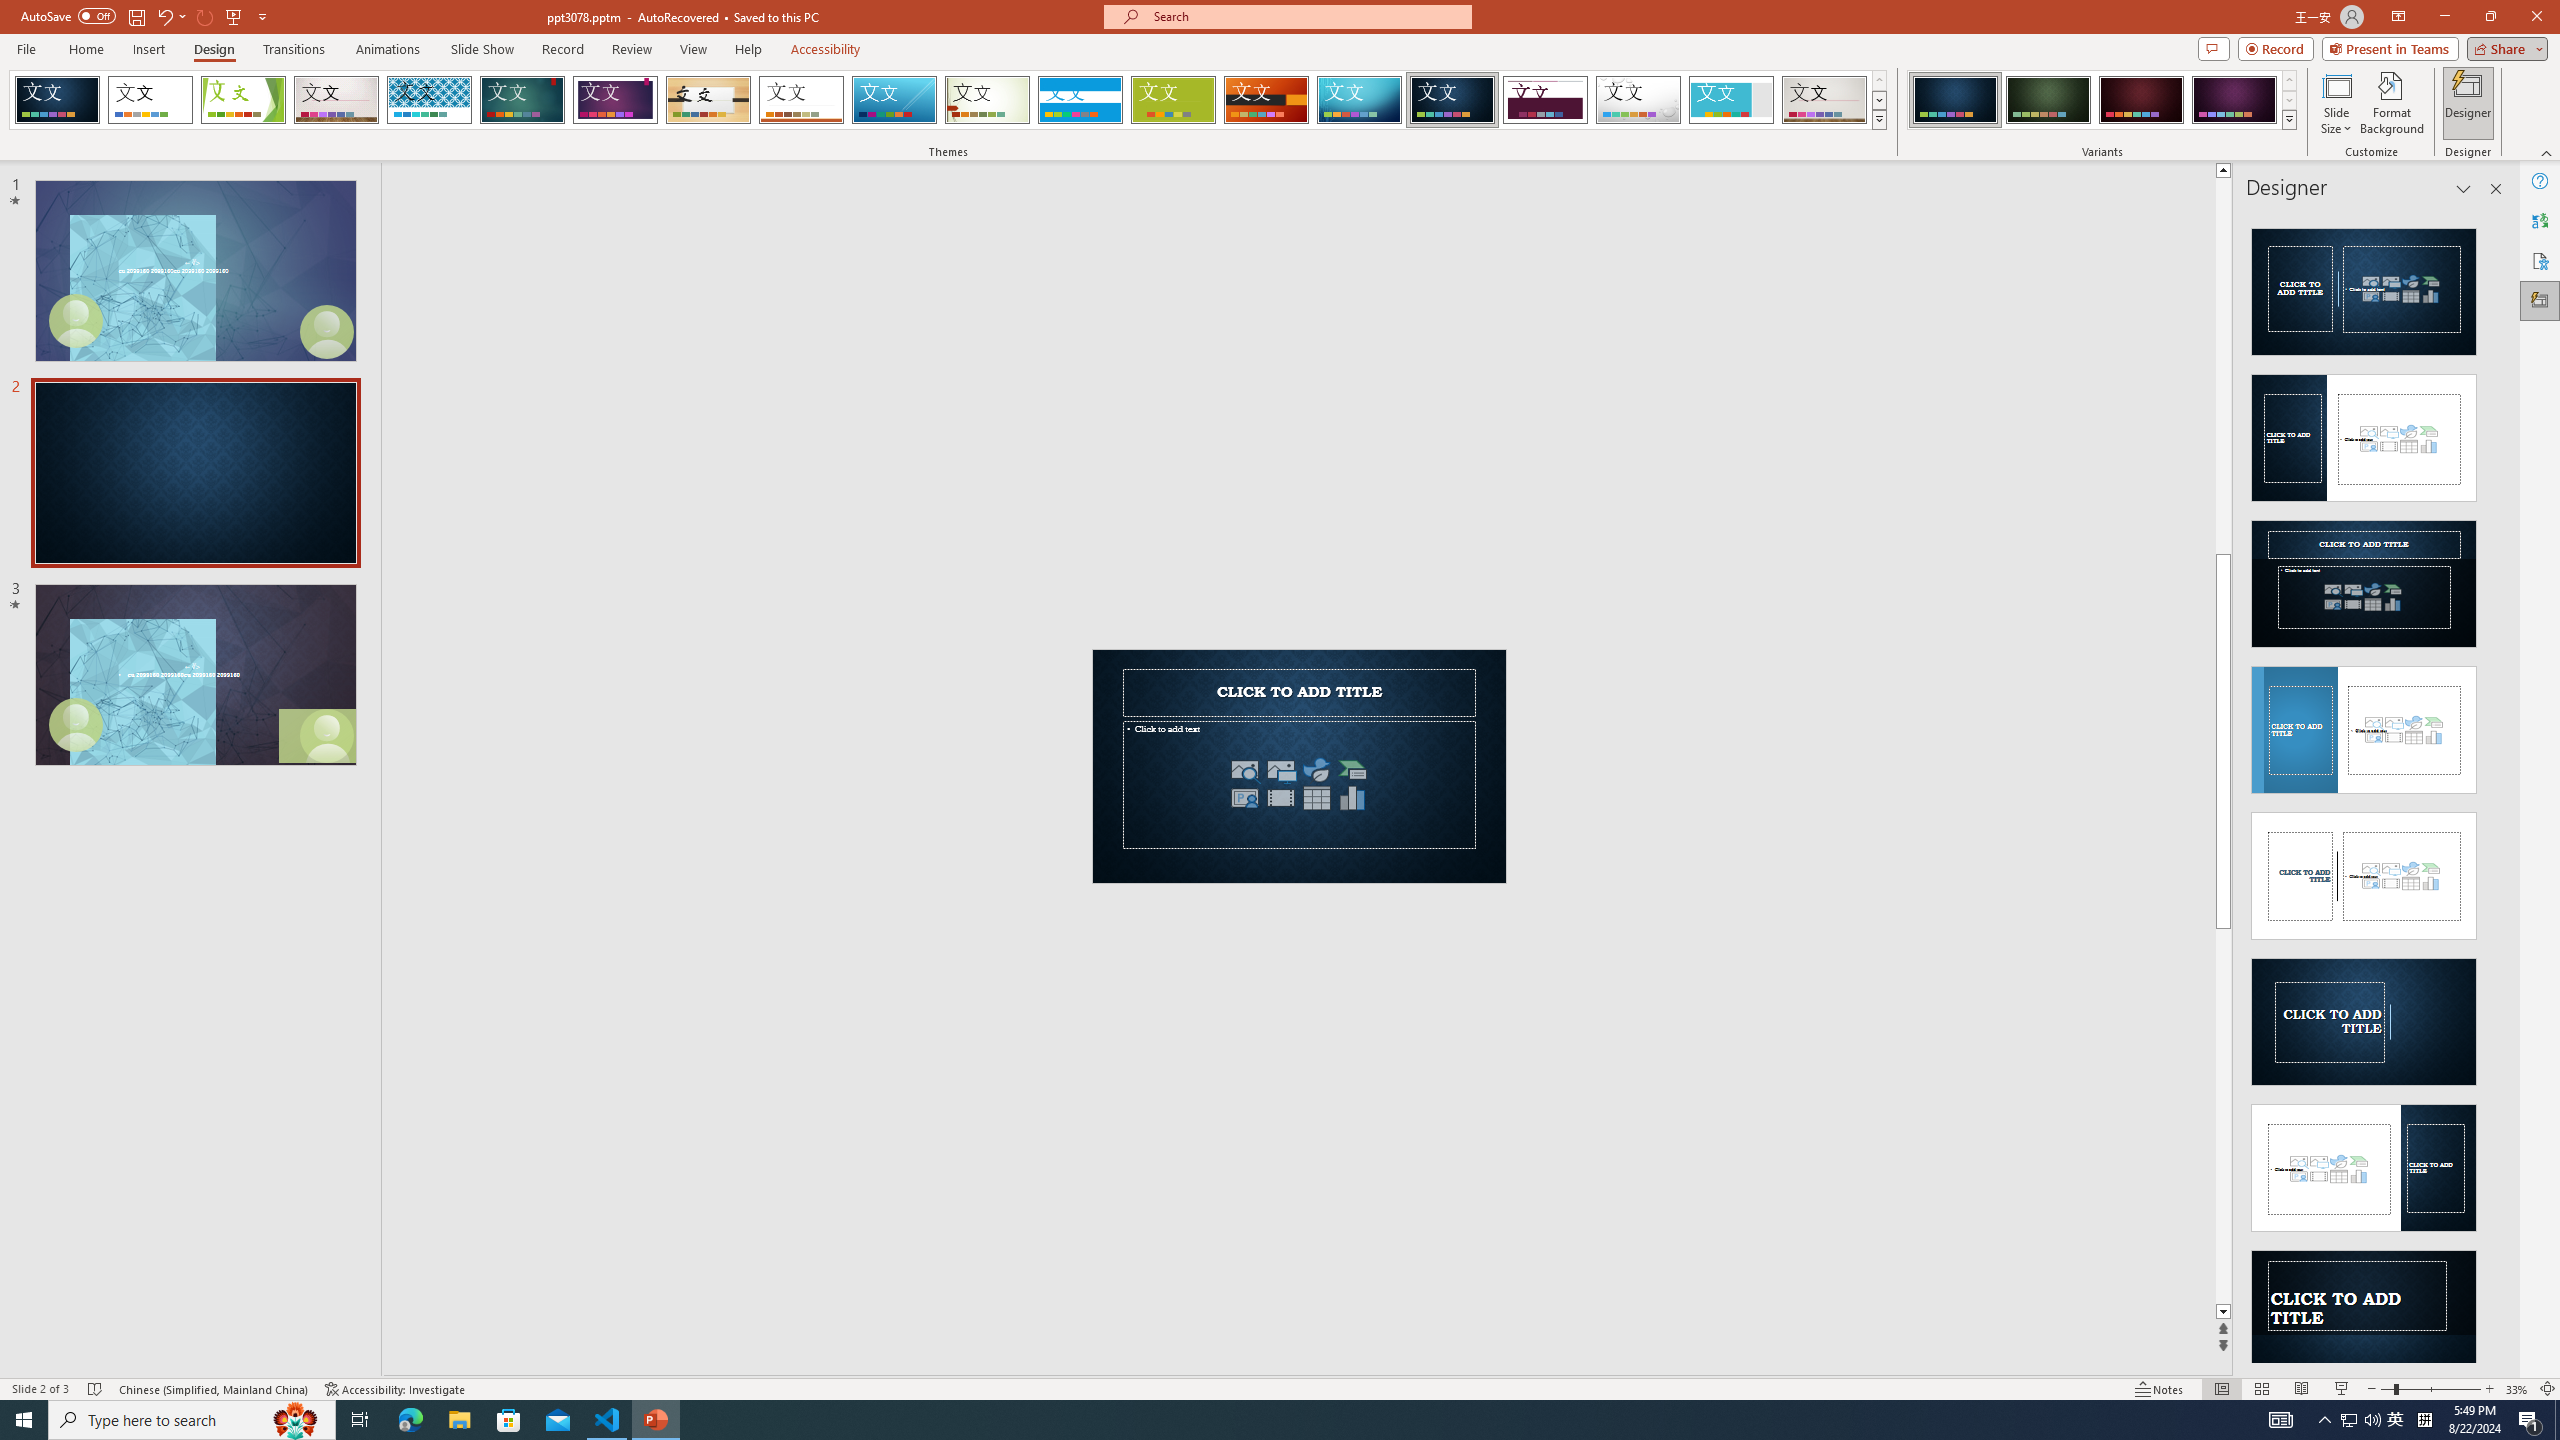  I want to click on 'AutomationID: ThemeVariantsGallery', so click(2103, 99).